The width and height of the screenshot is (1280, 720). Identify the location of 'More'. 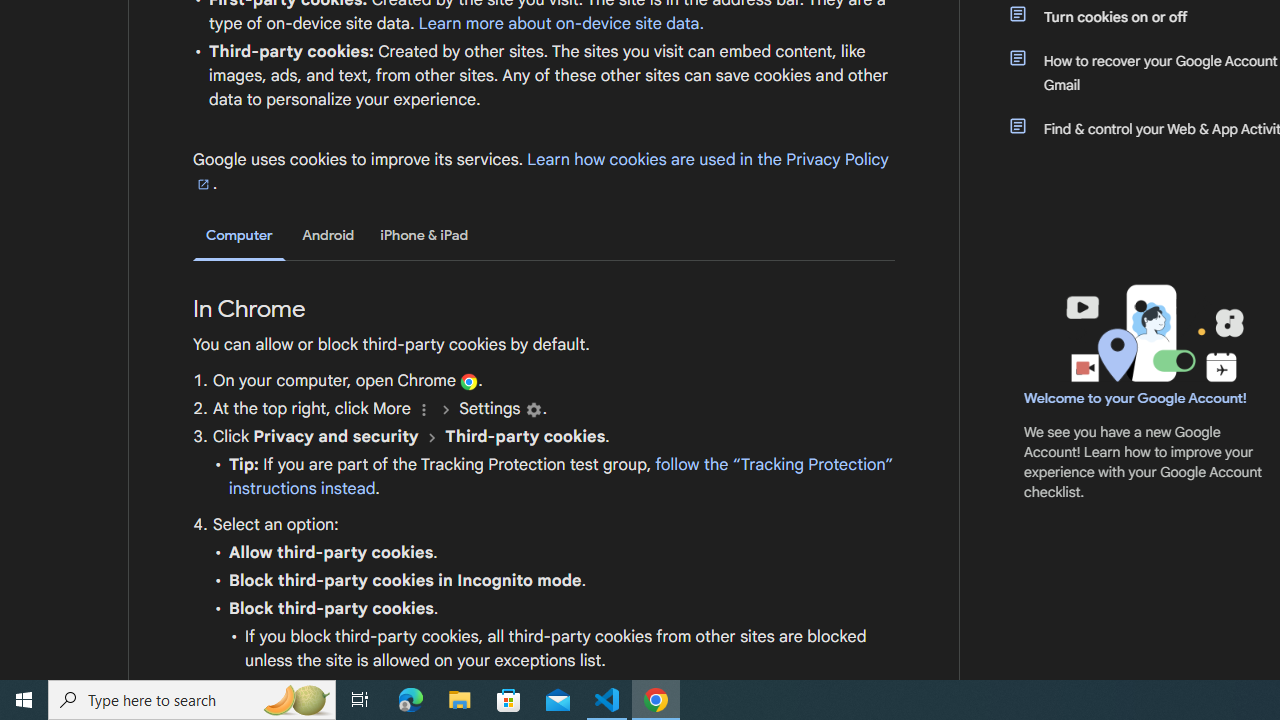
(423, 408).